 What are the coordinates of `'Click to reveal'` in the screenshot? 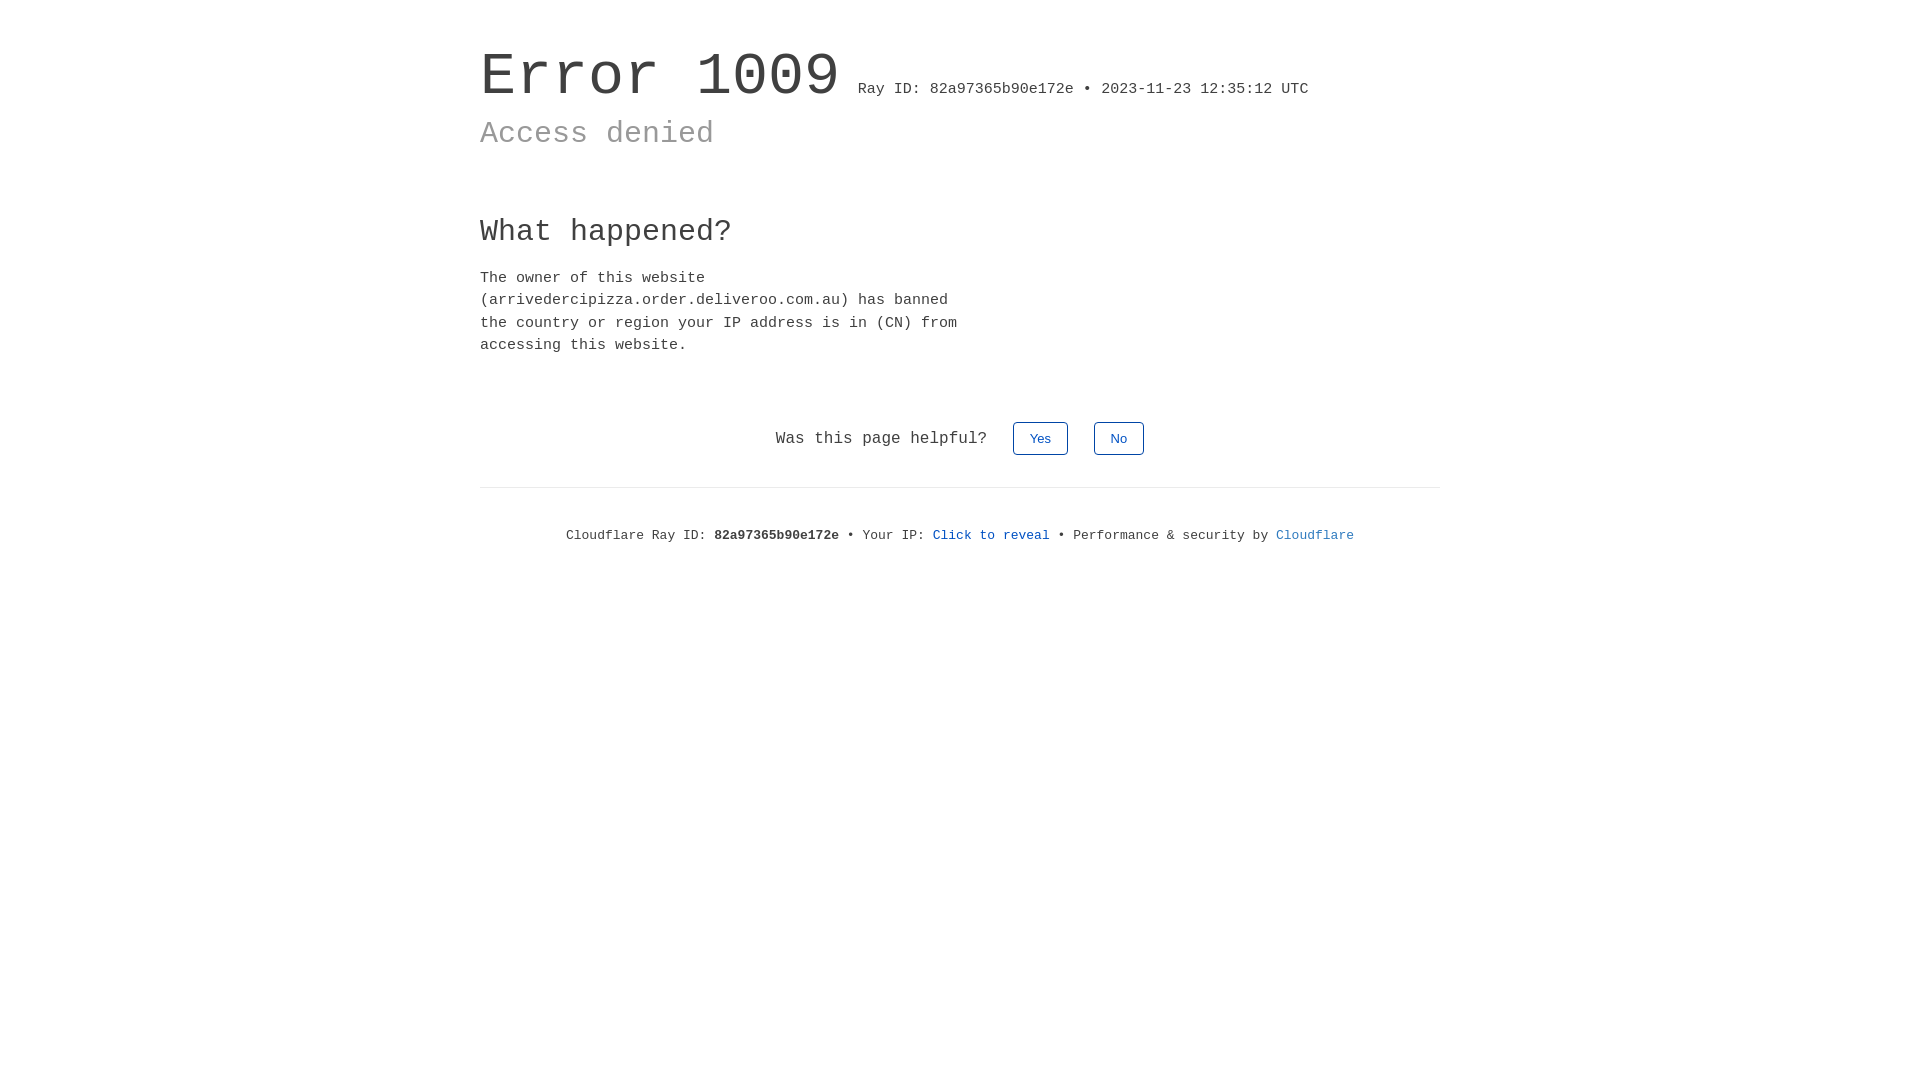 It's located at (991, 534).